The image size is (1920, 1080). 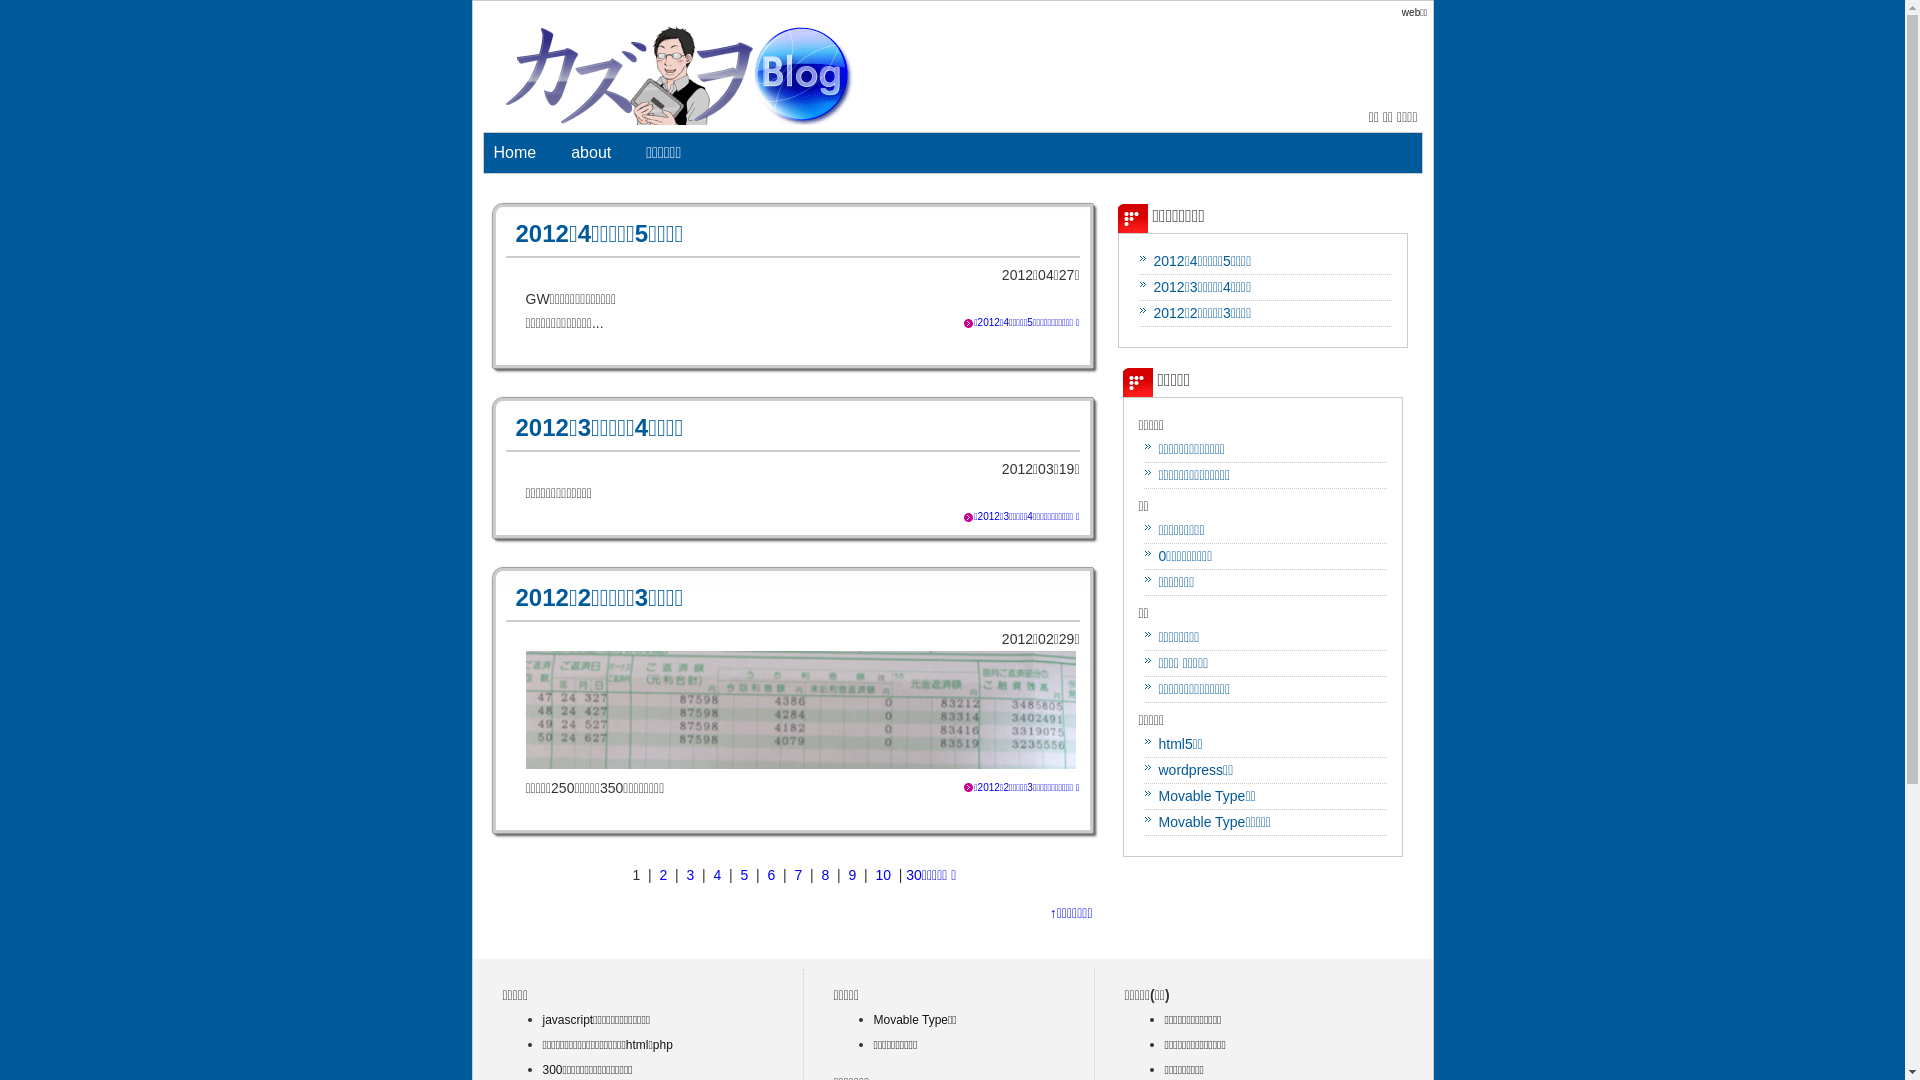 What do you see at coordinates (790, 874) in the screenshot?
I see `' 7 '` at bounding box center [790, 874].